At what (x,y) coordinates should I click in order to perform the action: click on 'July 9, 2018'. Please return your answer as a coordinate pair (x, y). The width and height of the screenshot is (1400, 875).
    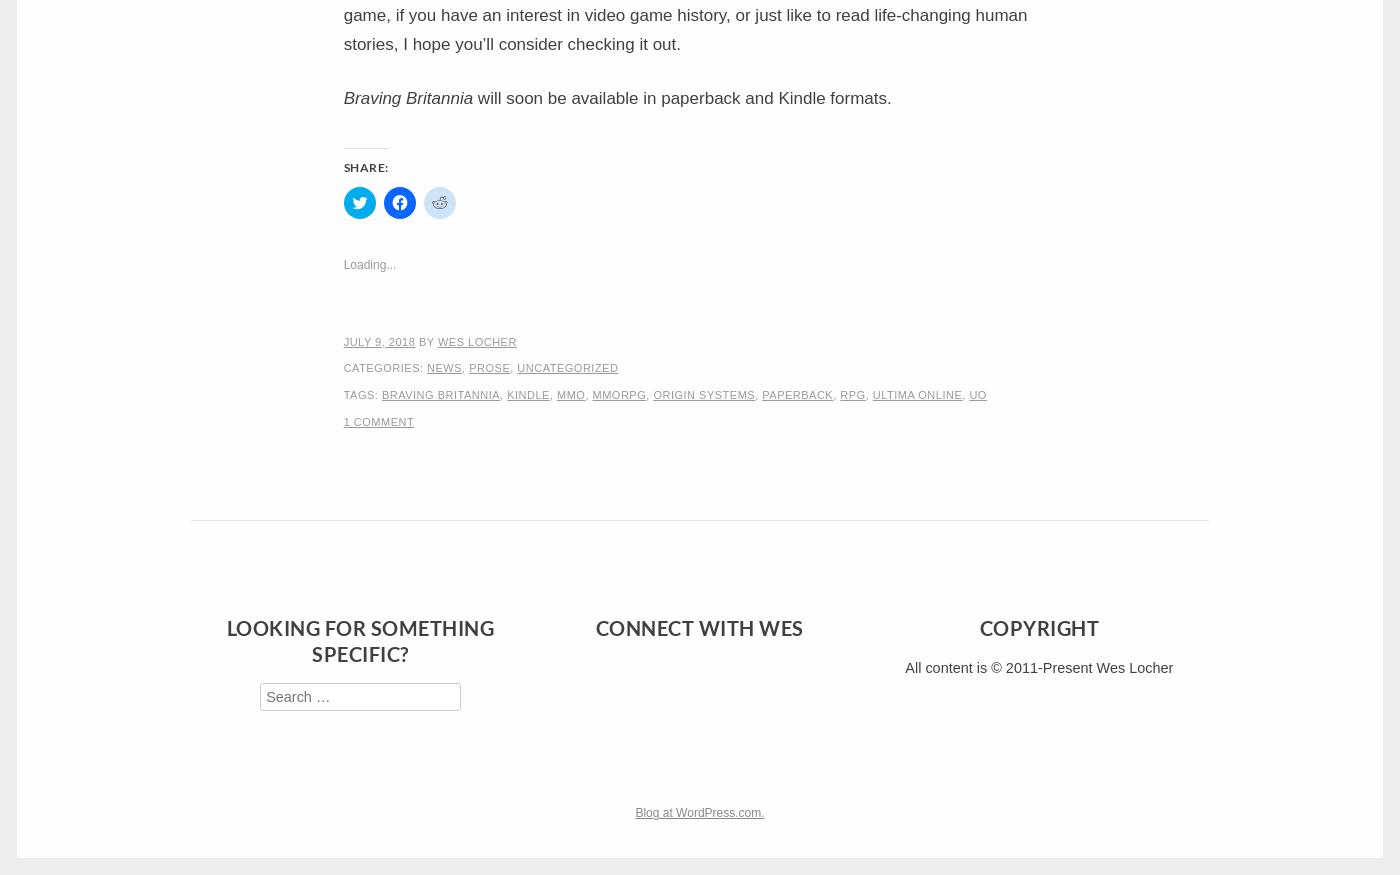
    Looking at the image, I should click on (378, 340).